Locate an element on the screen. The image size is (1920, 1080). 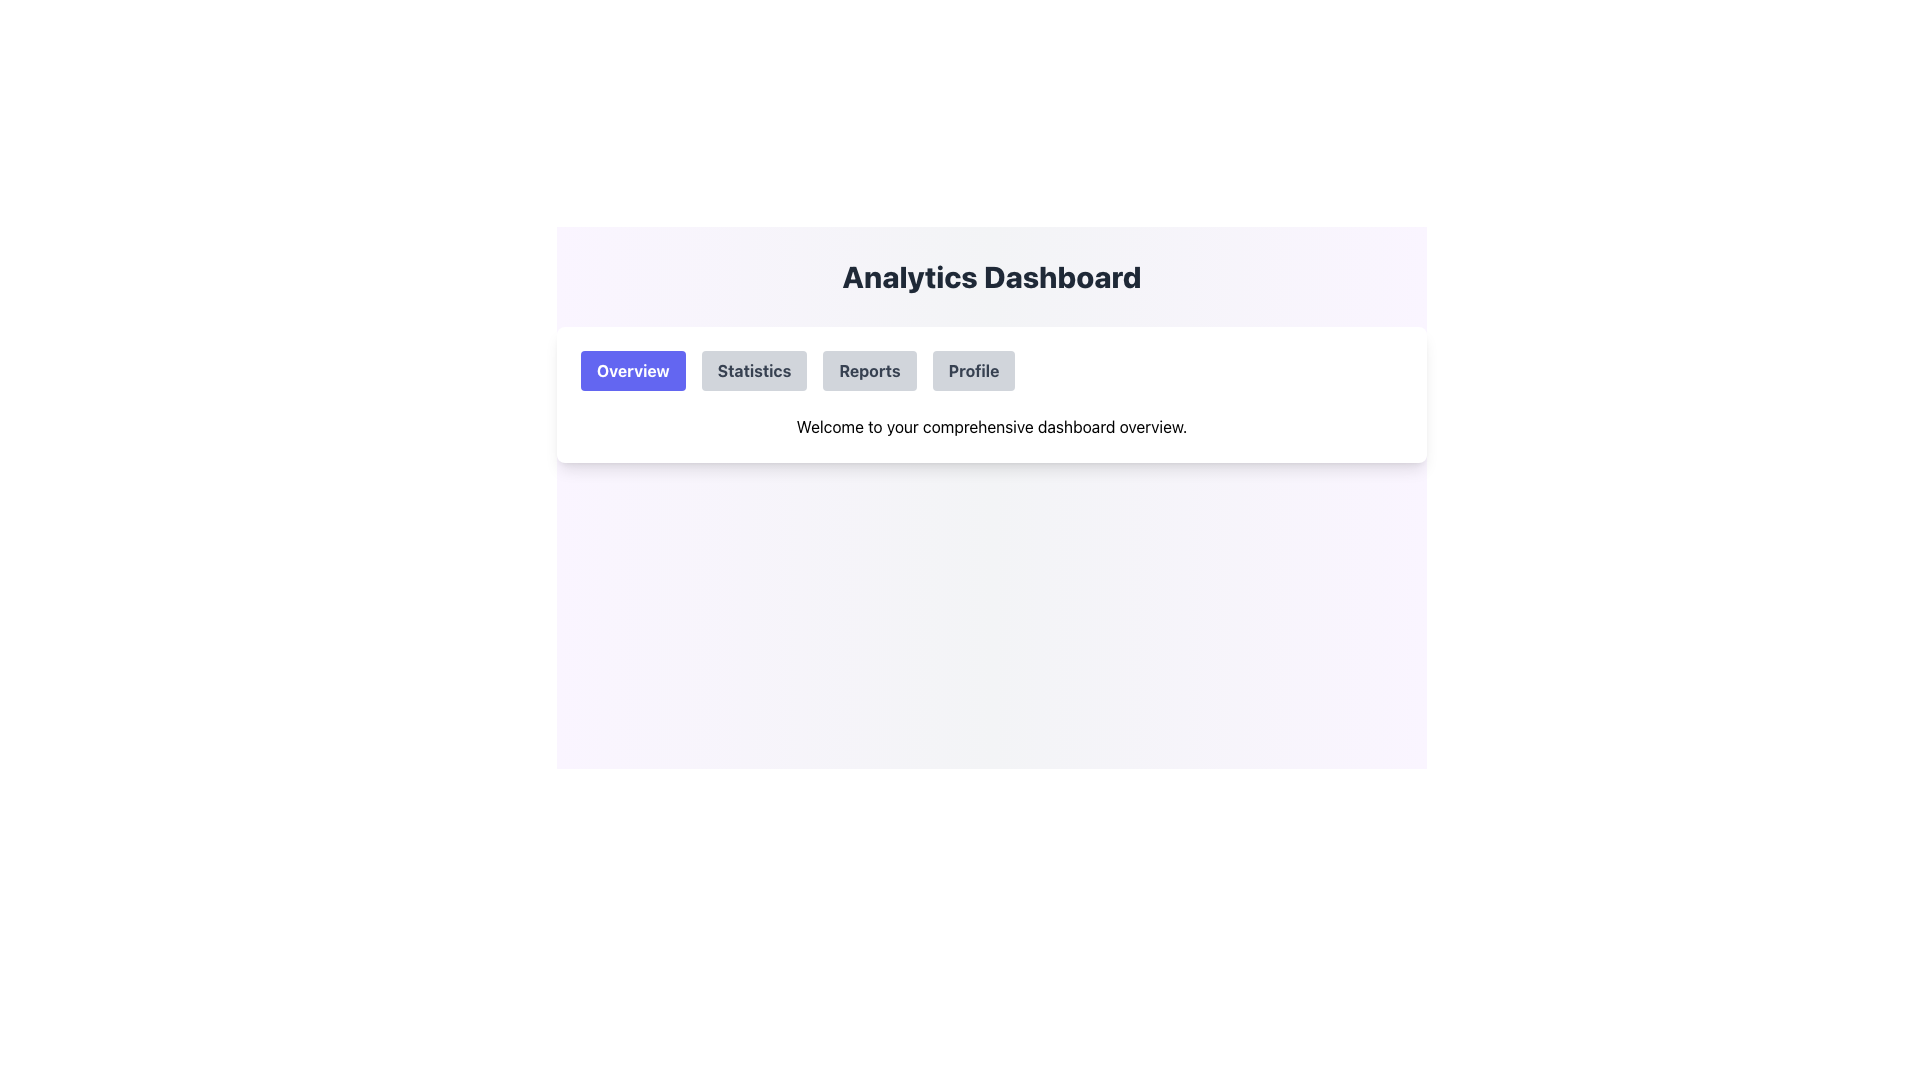
the leftmost navigation button under the title 'Analytics Dashboard' is located at coordinates (632, 370).